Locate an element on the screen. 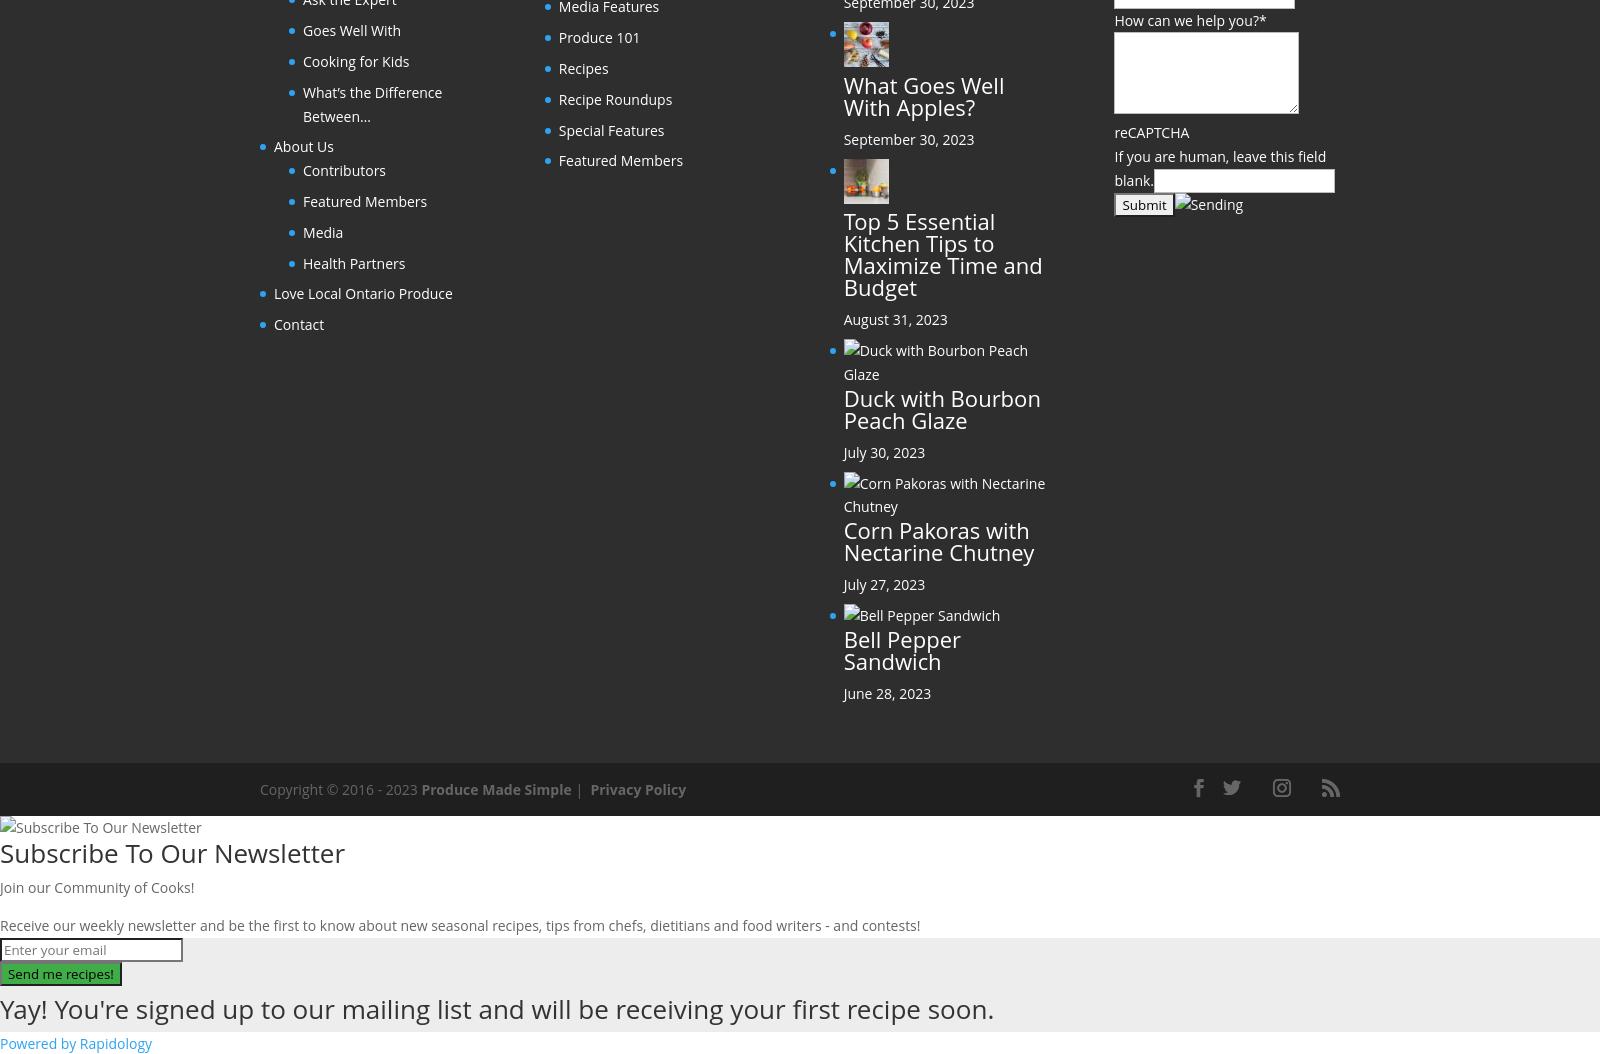 The width and height of the screenshot is (1600, 1054). 'Health Partners' is located at coordinates (354, 262).